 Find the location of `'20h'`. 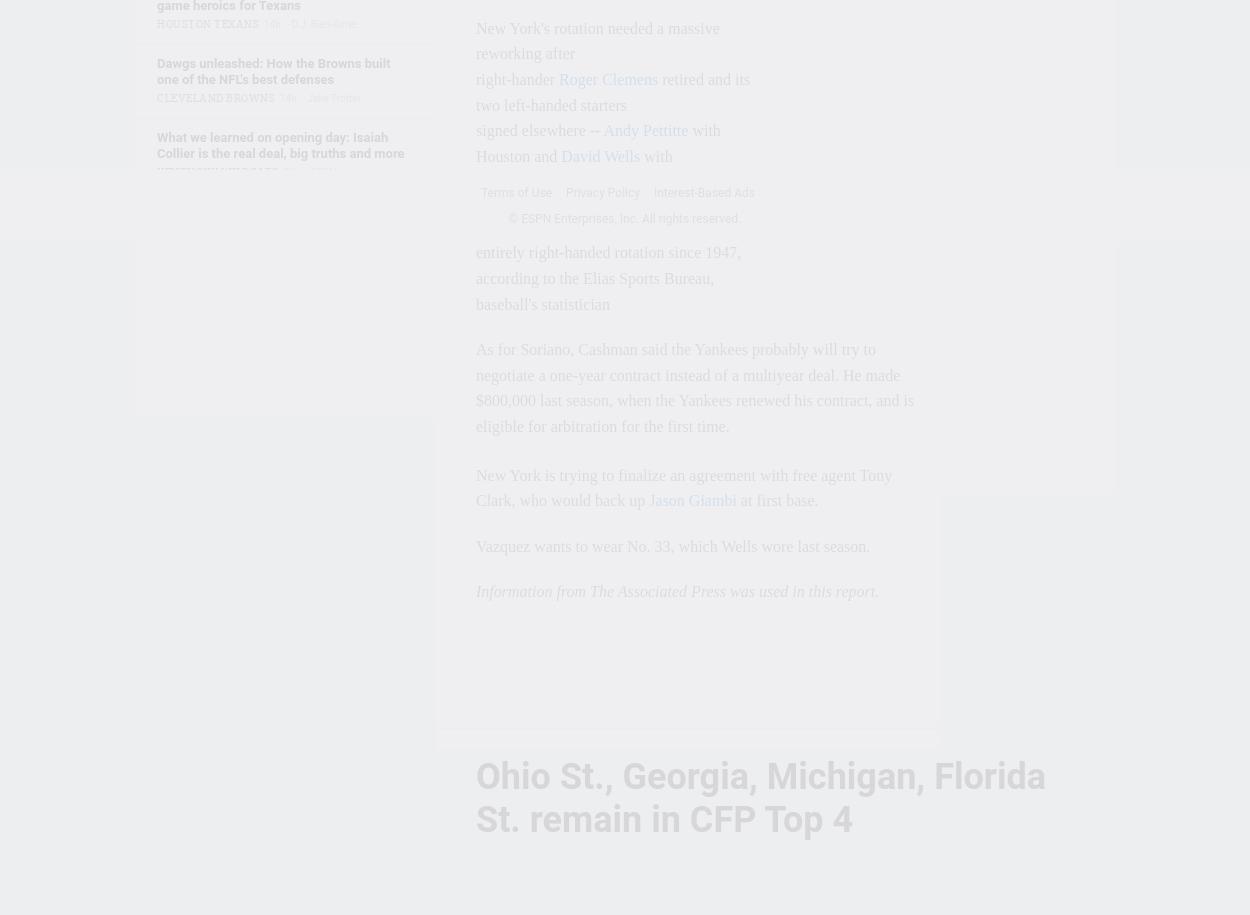

'20h' is located at coordinates (339, 261).